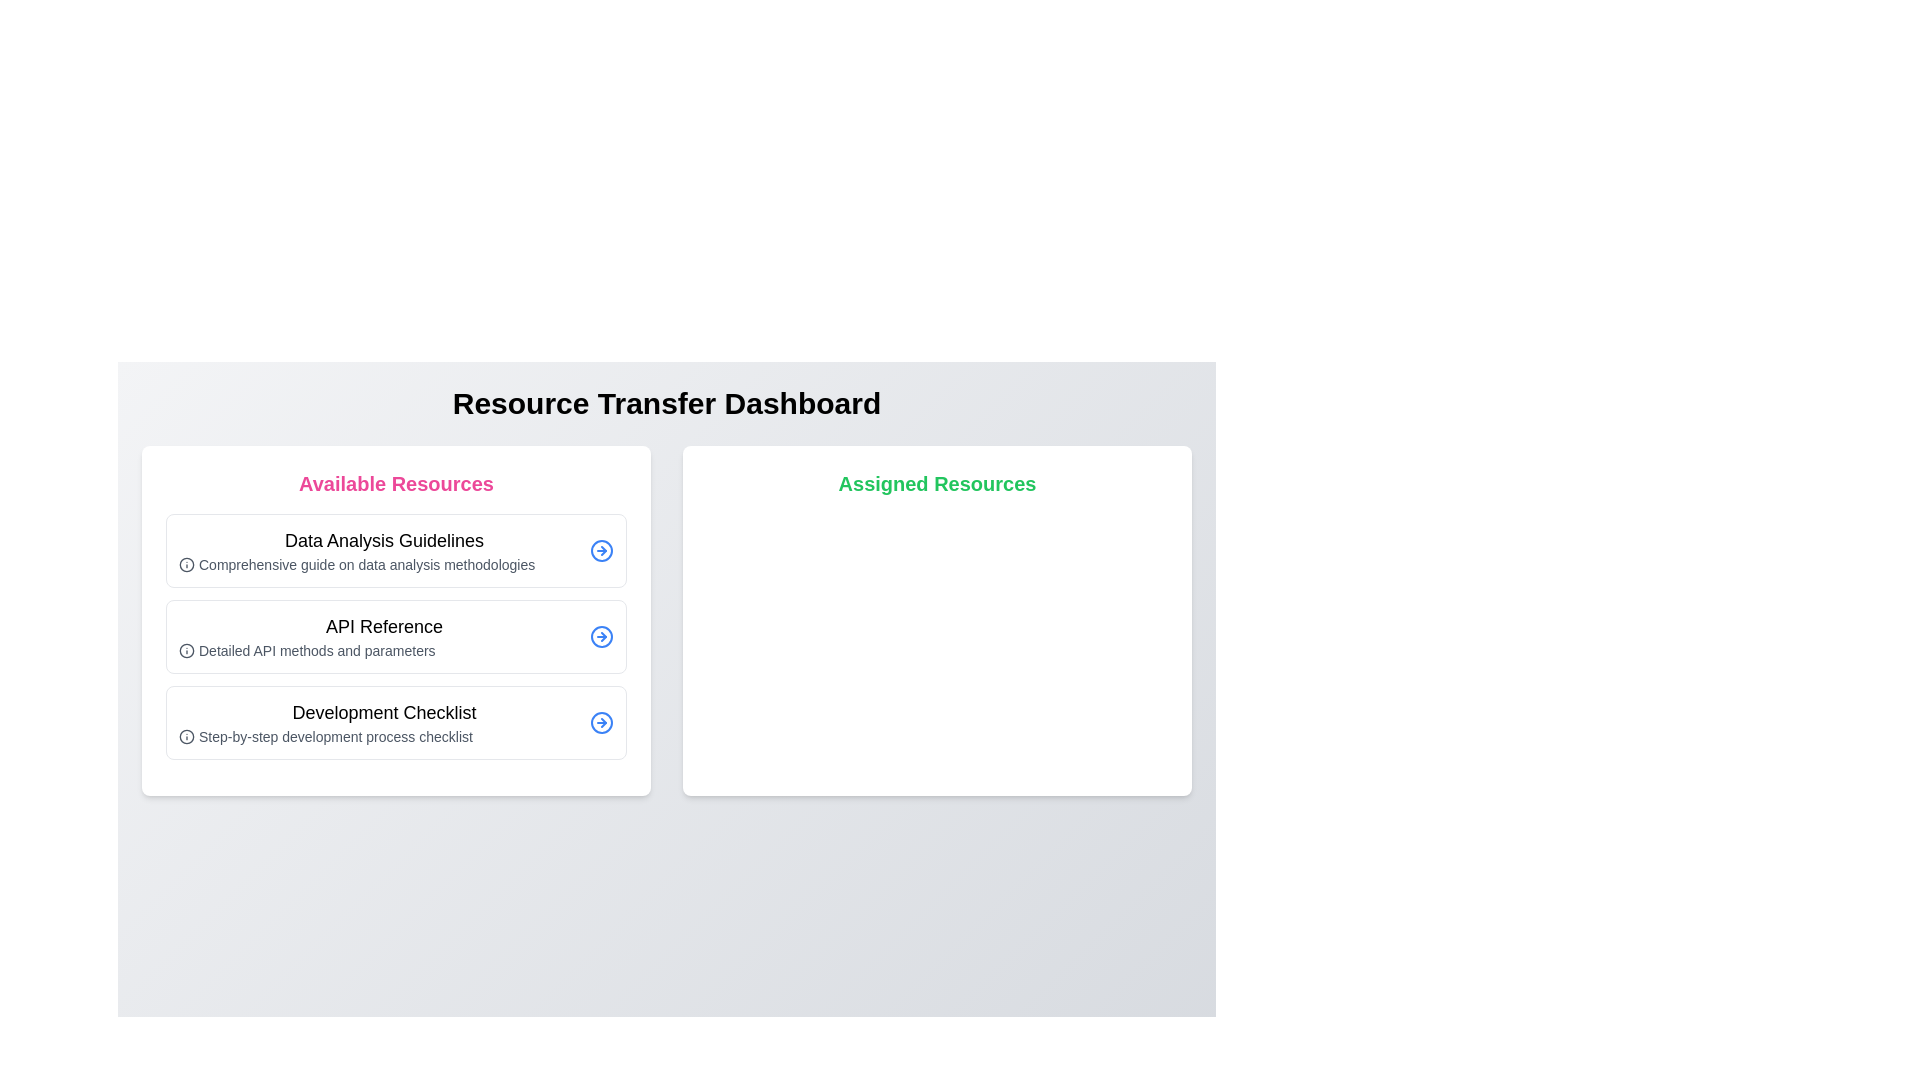 The image size is (1920, 1080). Describe the element at coordinates (384, 736) in the screenshot. I see `the text label that reads 'Step-by-step development process checklist' located in the 'Development Checklist' section of the 'Resource Transfer Dashboard' interface` at that location.